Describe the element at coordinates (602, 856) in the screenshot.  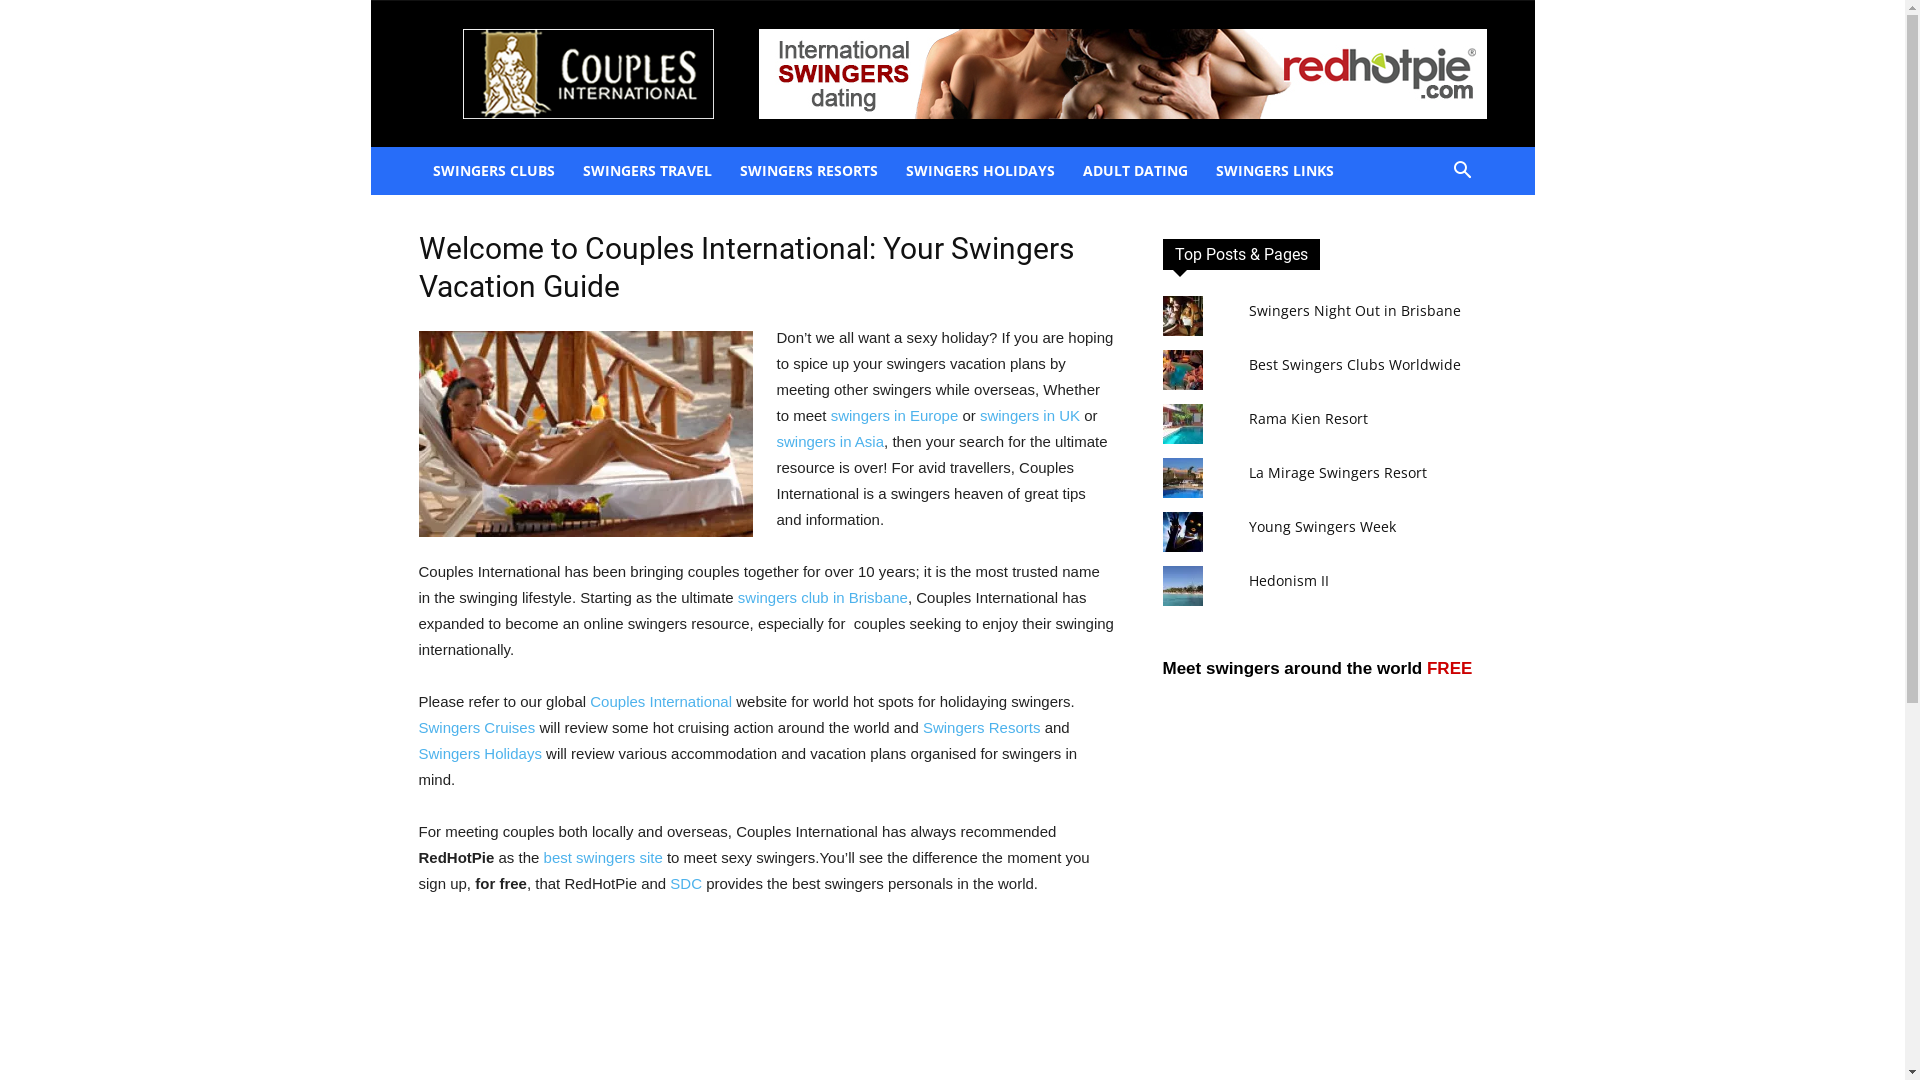
I see `'best swingers site'` at that location.